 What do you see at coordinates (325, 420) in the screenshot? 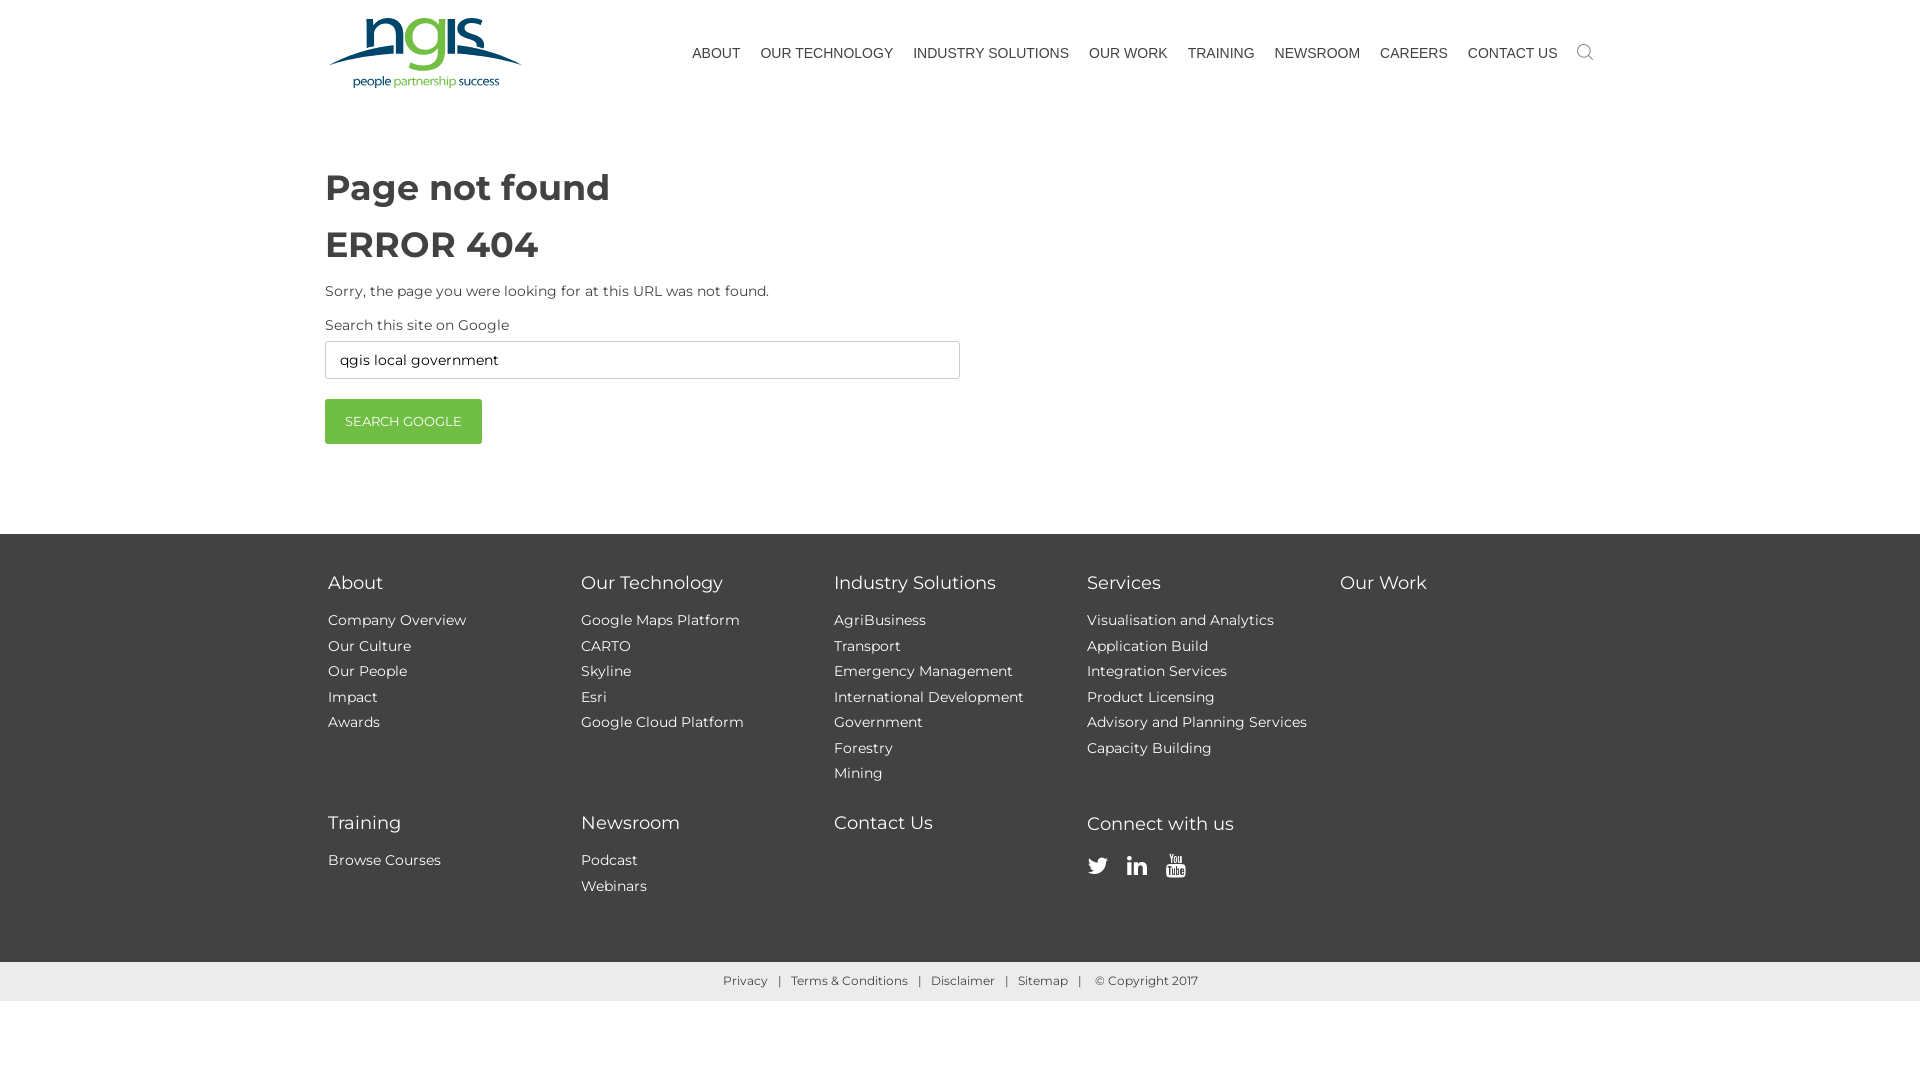
I see `'SEARCH GOOGLE'` at bounding box center [325, 420].